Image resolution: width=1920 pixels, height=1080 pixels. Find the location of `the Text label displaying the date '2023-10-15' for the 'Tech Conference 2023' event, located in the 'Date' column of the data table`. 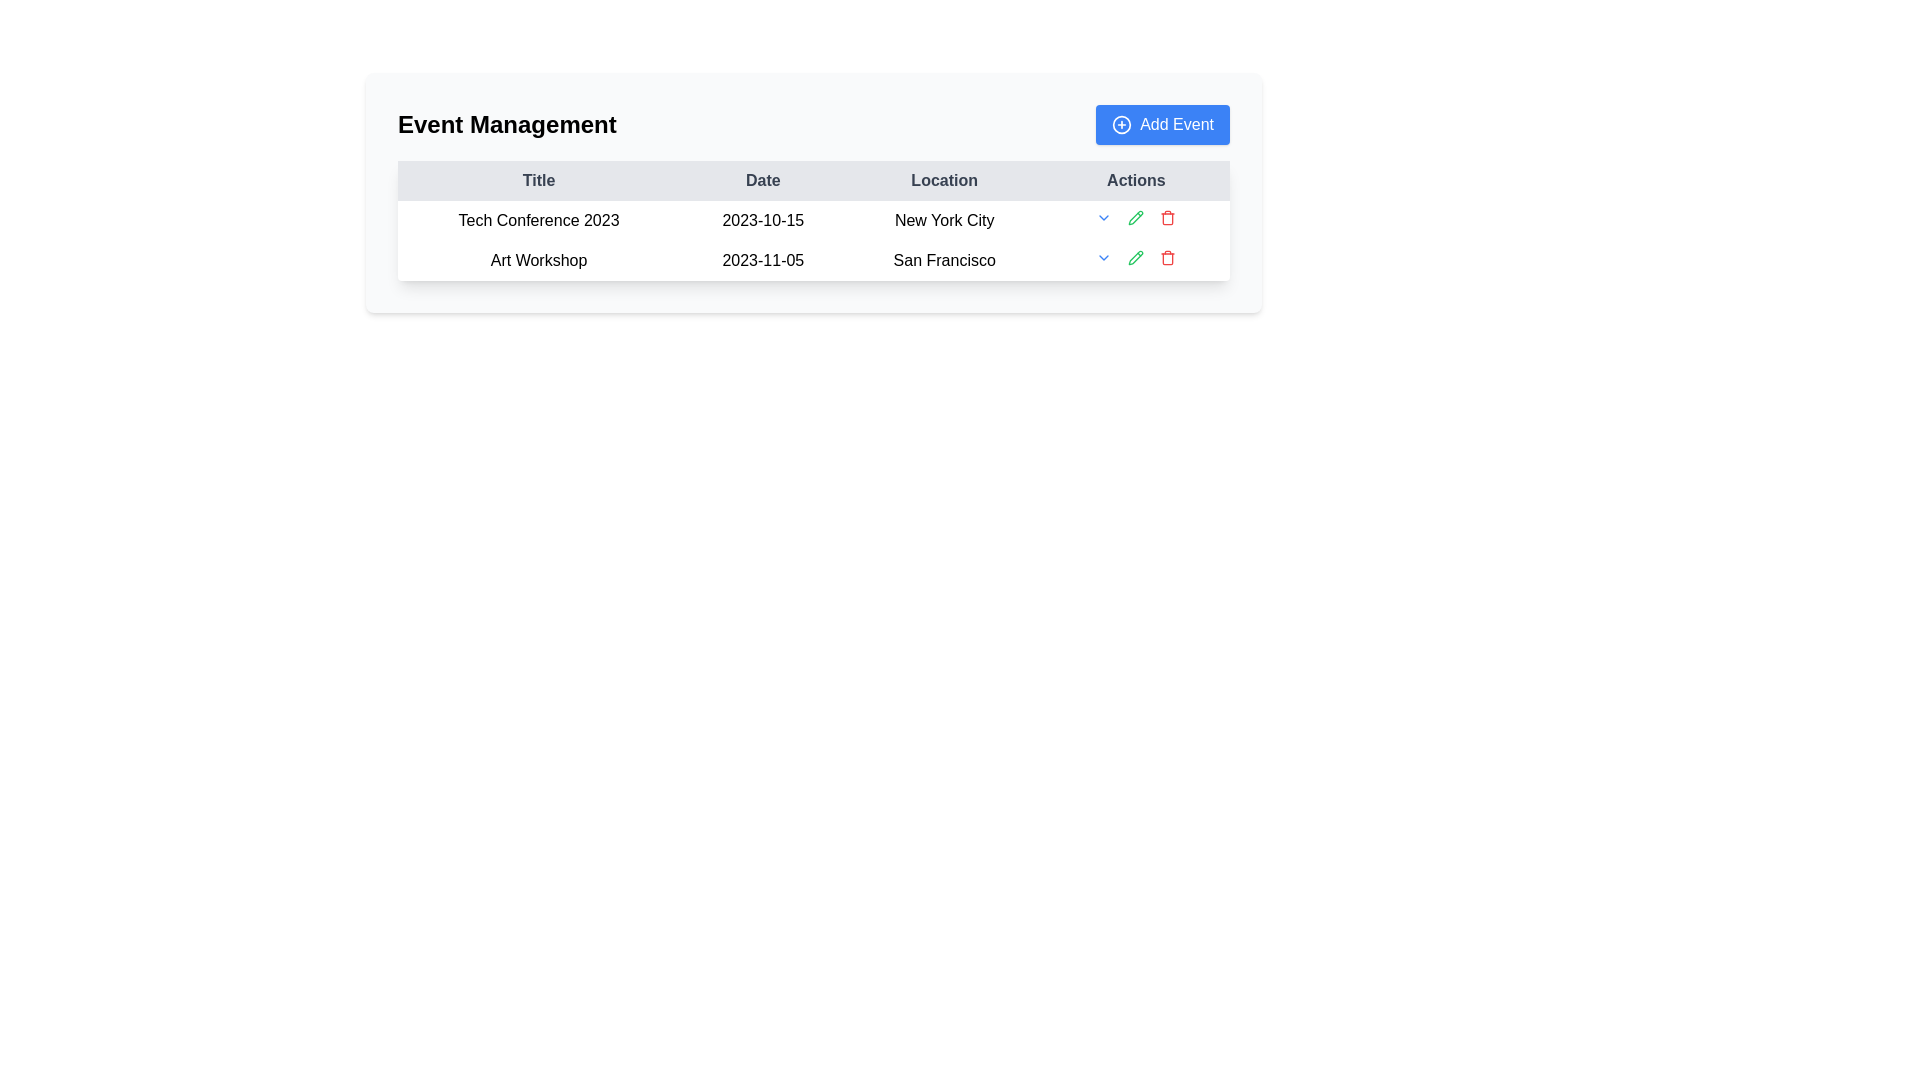

the Text label displaying the date '2023-10-15' for the 'Tech Conference 2023' event, located in the 'Date' column of the data table is located at coordinates (762, 220).